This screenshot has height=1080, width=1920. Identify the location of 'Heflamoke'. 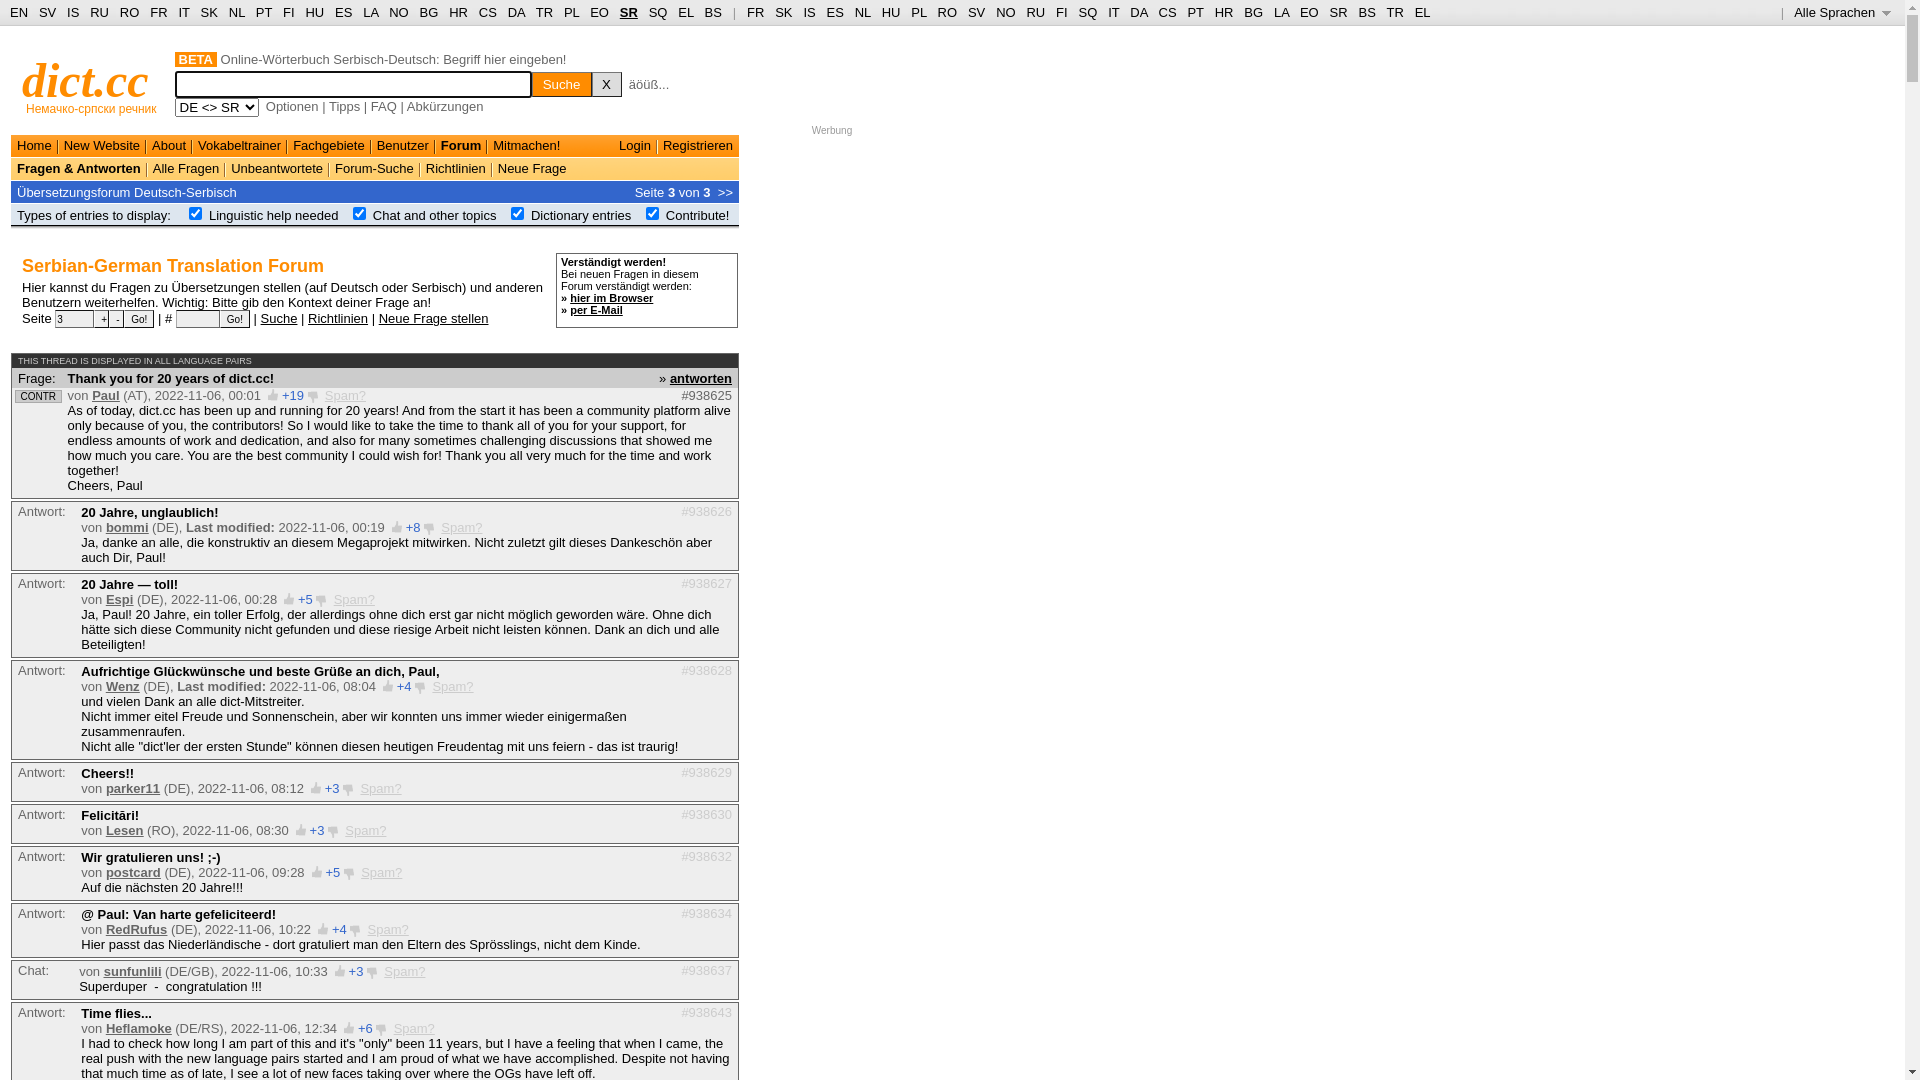
(138, 1028).